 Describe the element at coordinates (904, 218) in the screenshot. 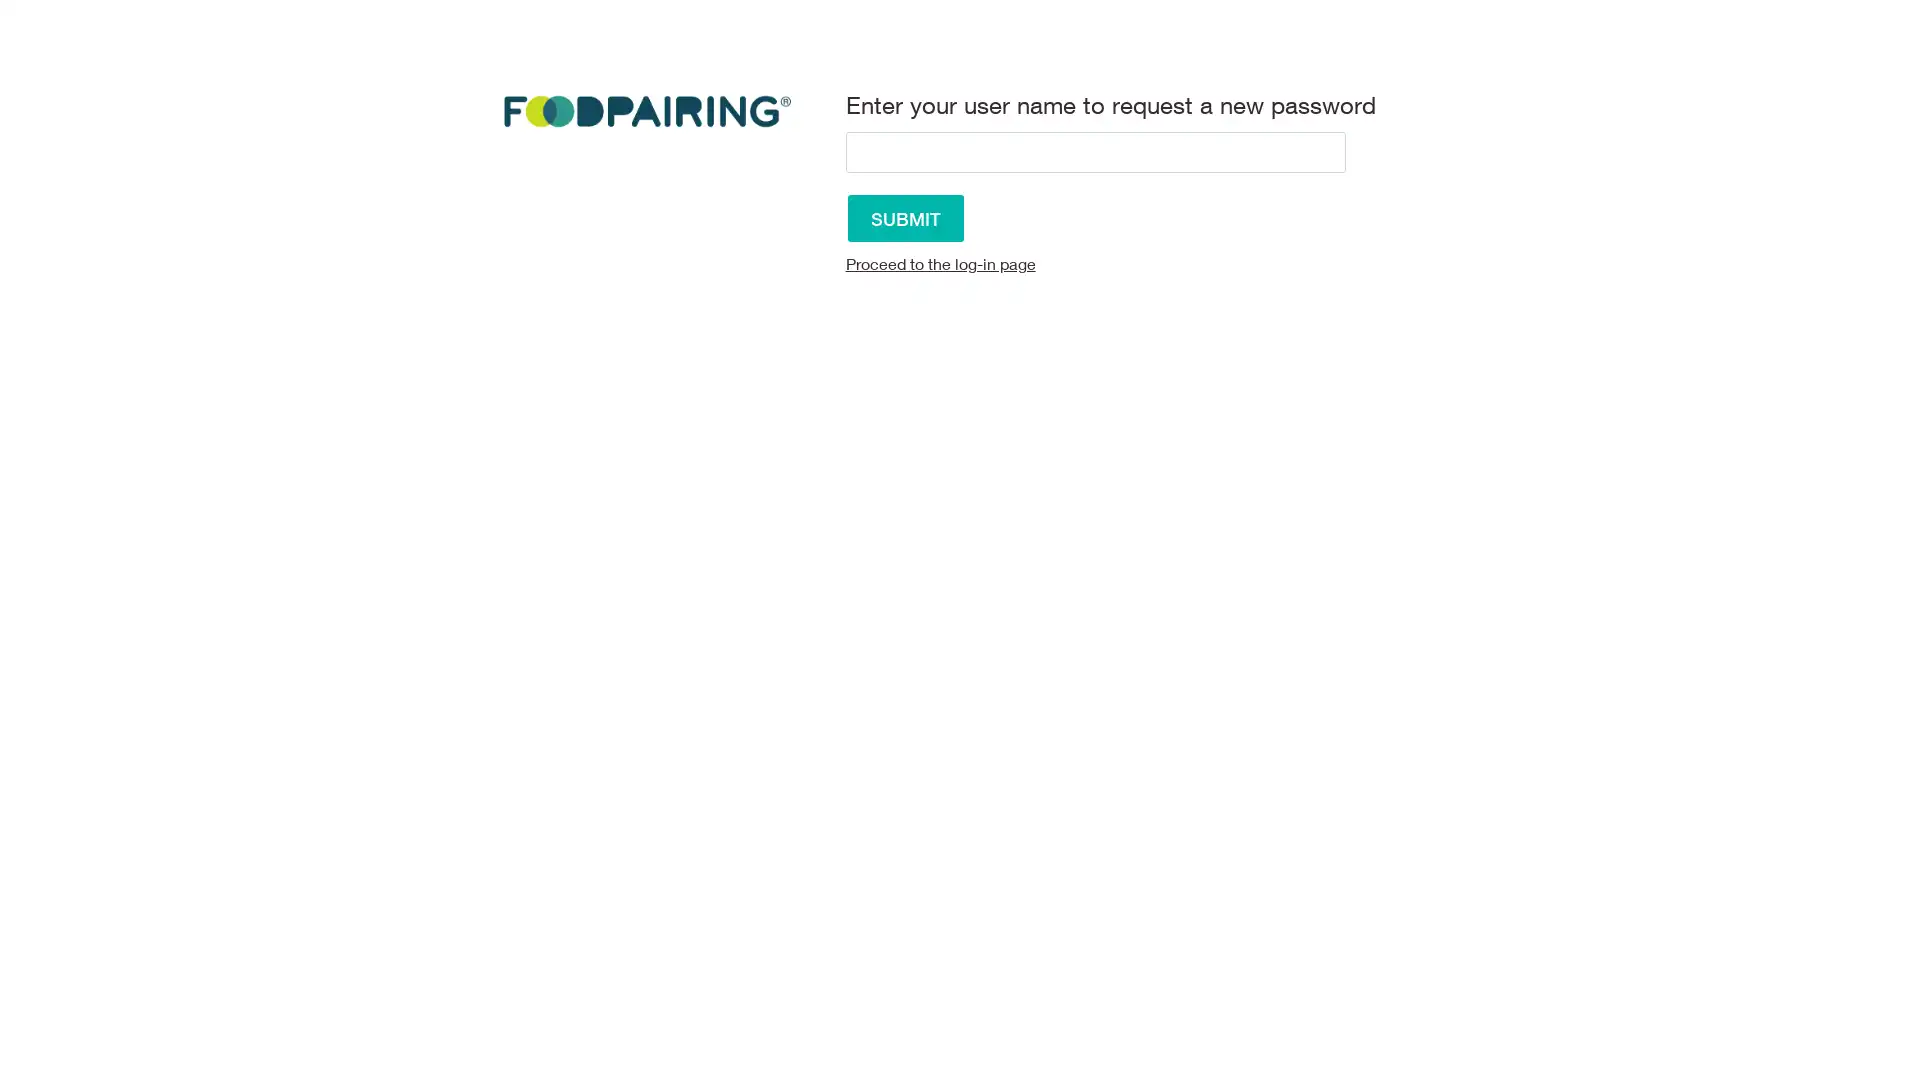

I see `Submit` at that location.